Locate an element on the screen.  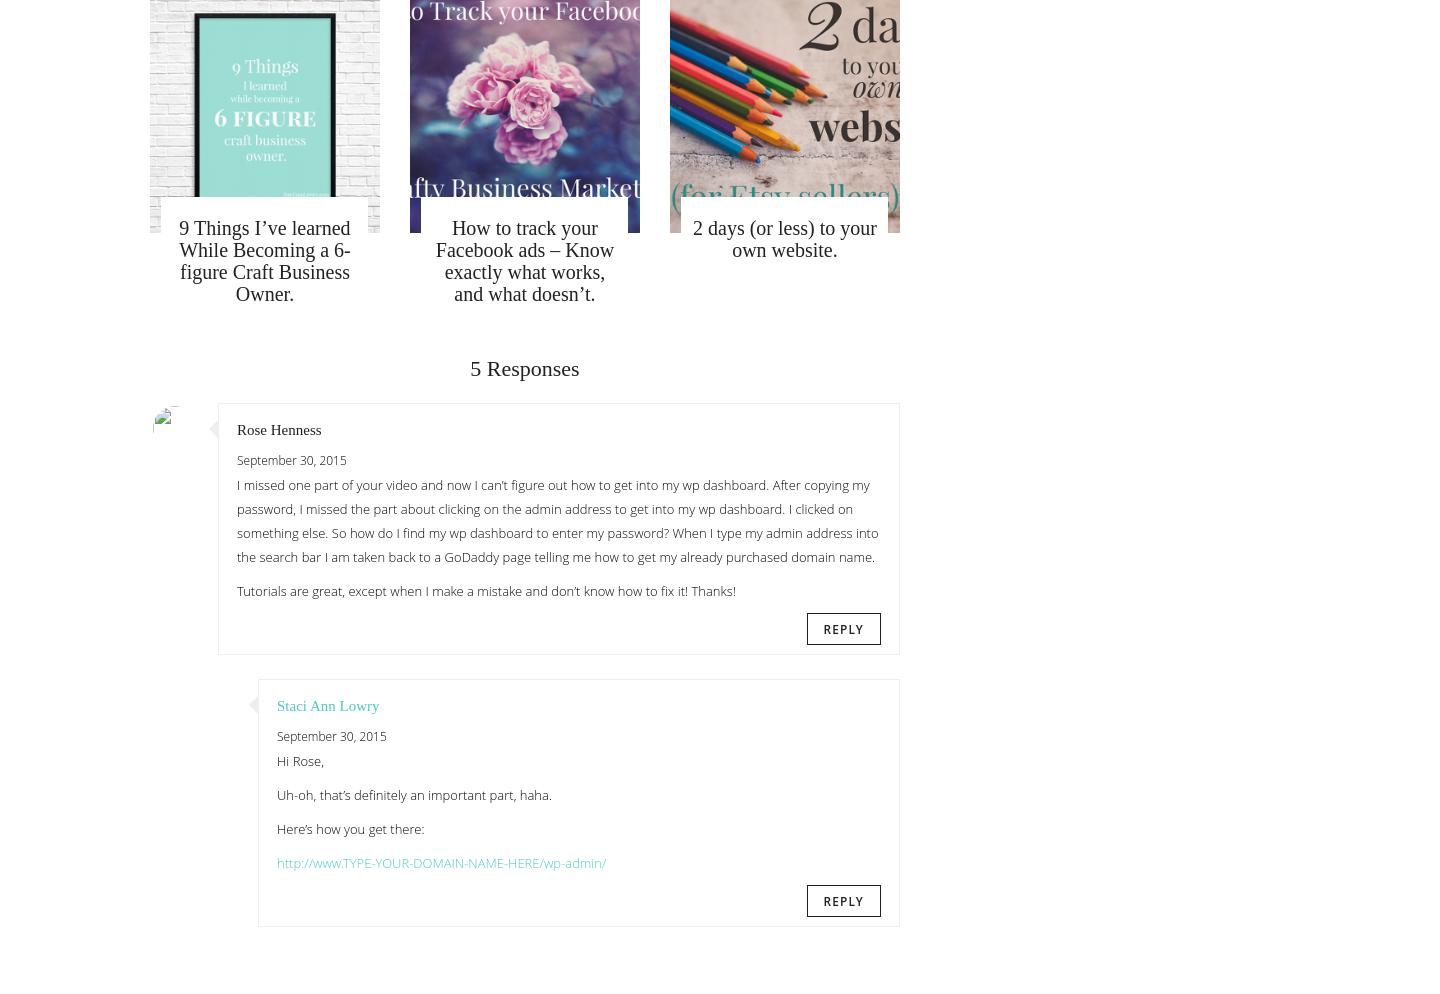
'9 Things I’ve learned While Becoming a 6-figure Craft Business Owner.' is located at coordinates (263, 260).